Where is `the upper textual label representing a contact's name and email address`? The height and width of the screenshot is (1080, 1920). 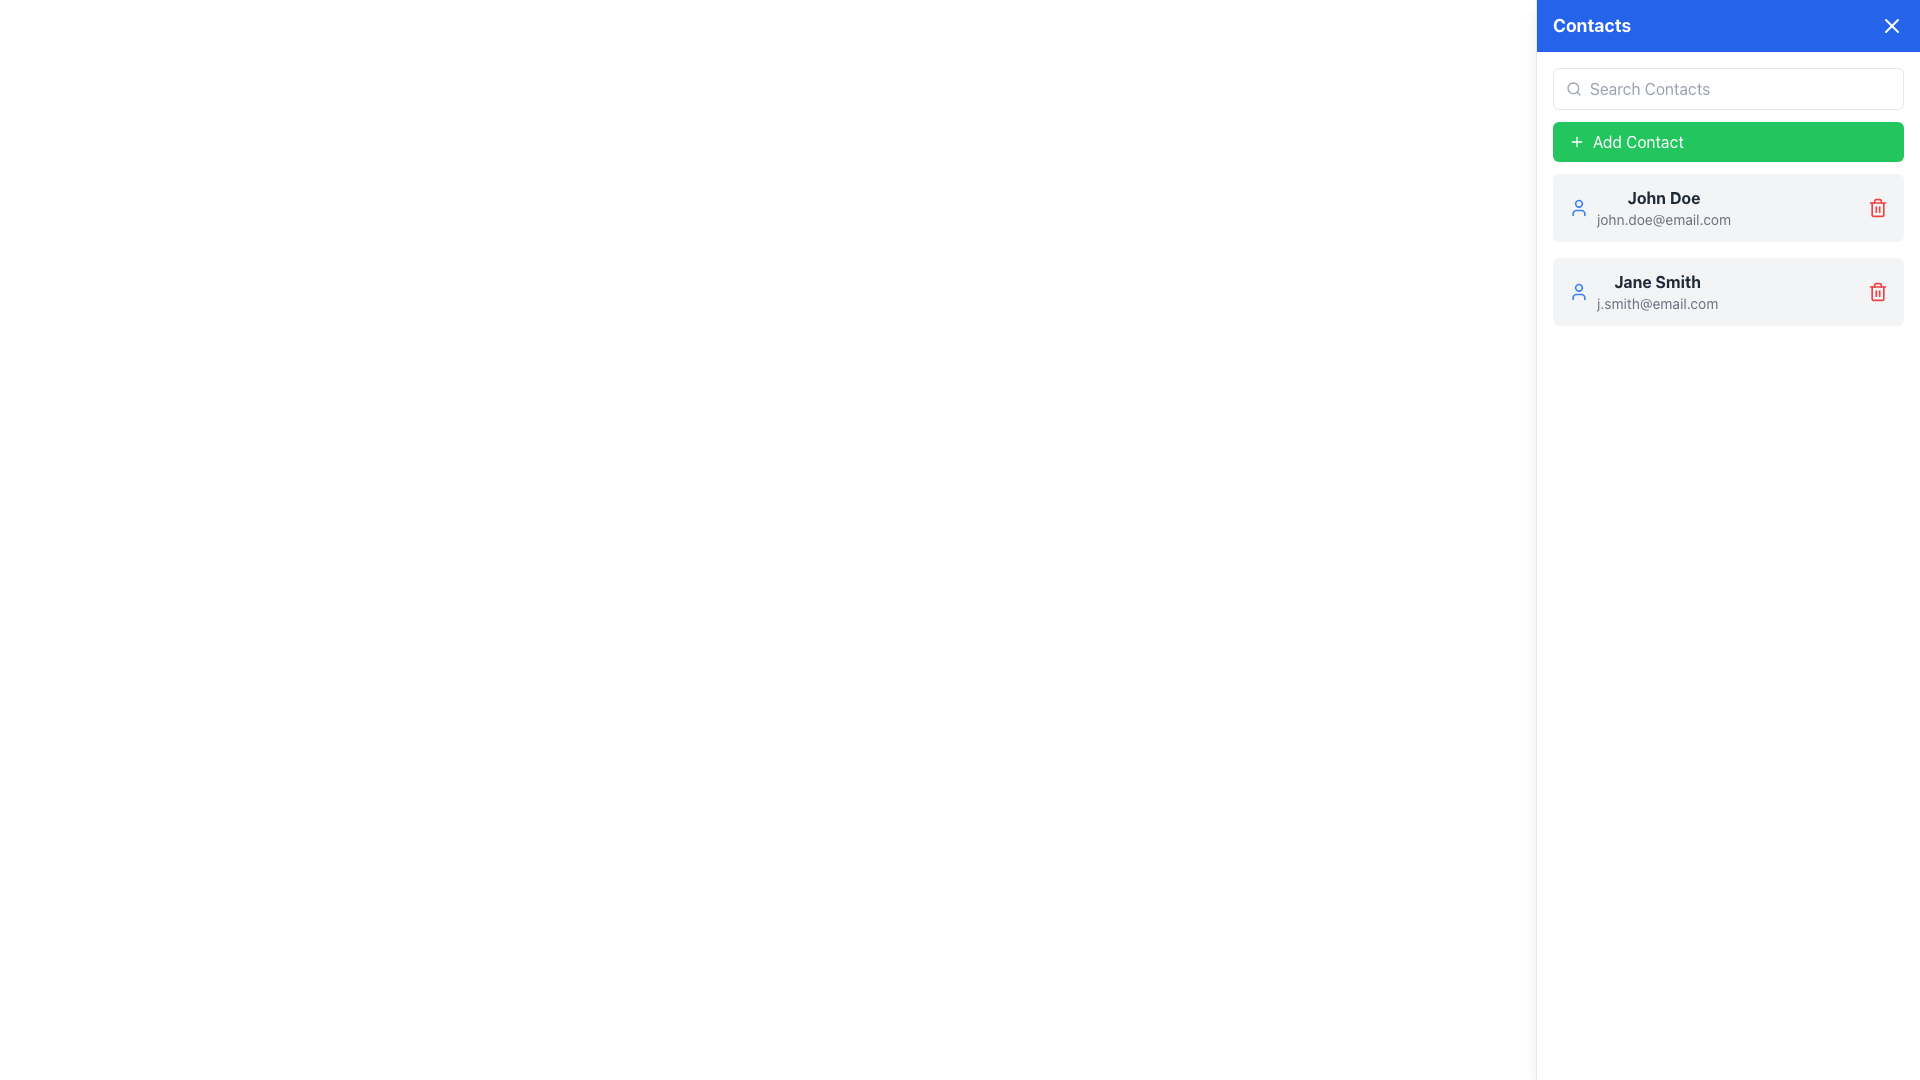 the upper textual label representing a contact's name and email address is located at coordinates (1664, 208).